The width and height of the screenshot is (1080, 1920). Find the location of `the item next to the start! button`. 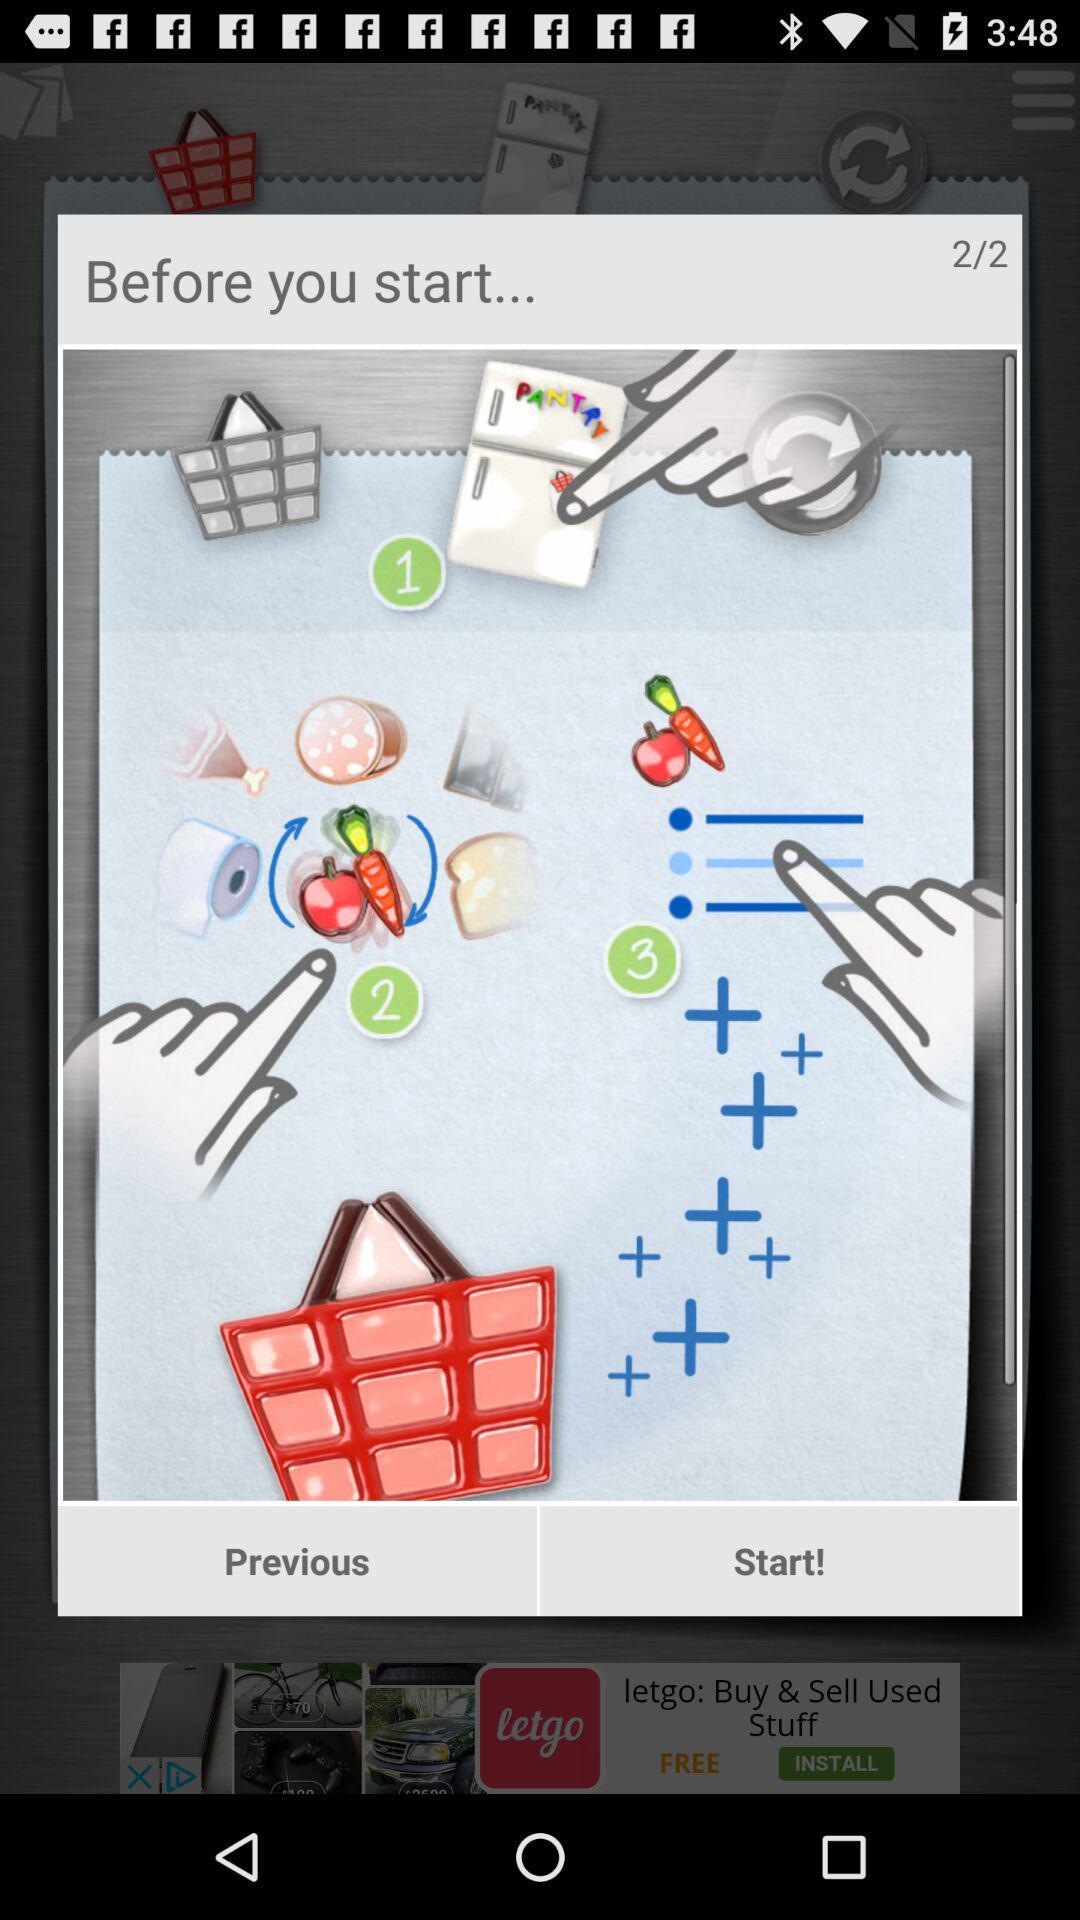

the item next to the start! button is located at coordinates (297, 1560).